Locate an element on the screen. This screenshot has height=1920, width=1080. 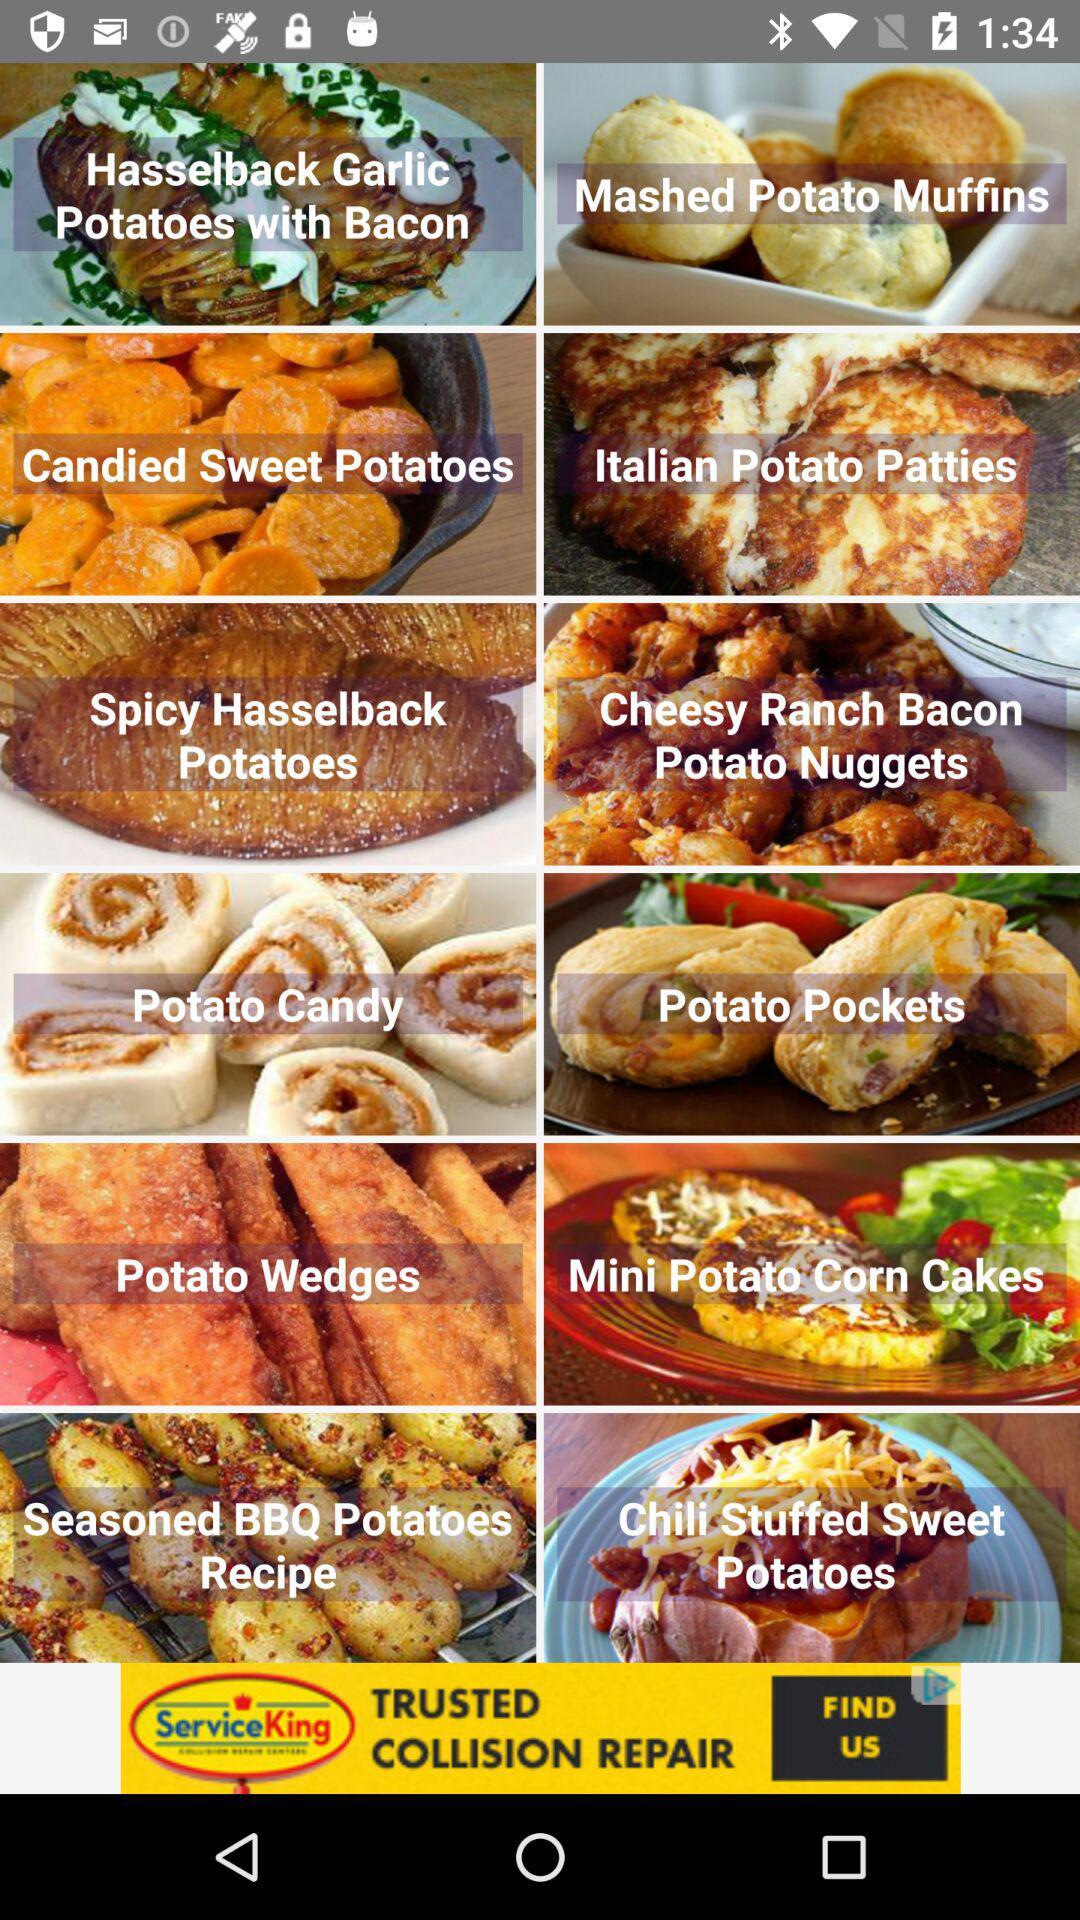
the image which is below mashed potato muffins on the page is located at coordinates (812, 463).